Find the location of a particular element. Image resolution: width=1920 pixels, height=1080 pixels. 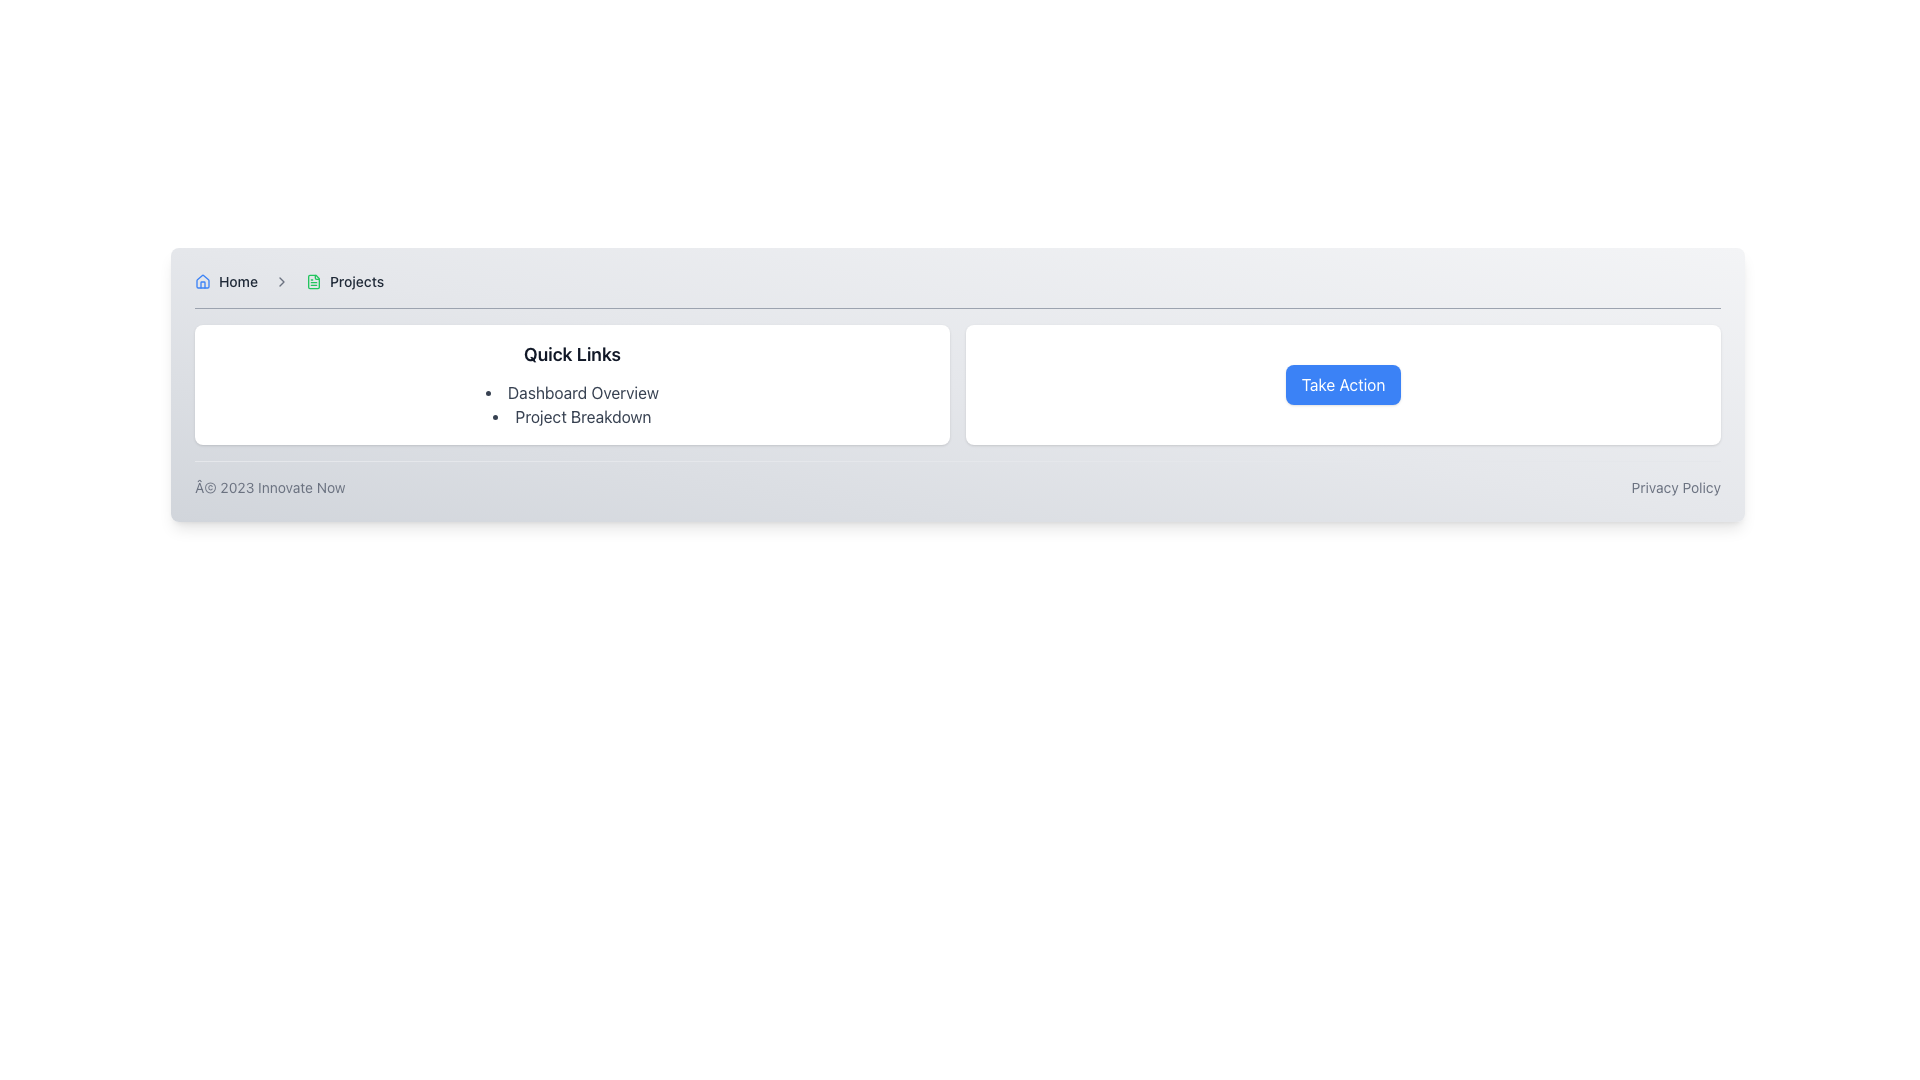

the first item in the text-based list that serves as a navigation link to the 'Dashboard Overview' page to potentially see additional information is located at coordinates (571, 393).